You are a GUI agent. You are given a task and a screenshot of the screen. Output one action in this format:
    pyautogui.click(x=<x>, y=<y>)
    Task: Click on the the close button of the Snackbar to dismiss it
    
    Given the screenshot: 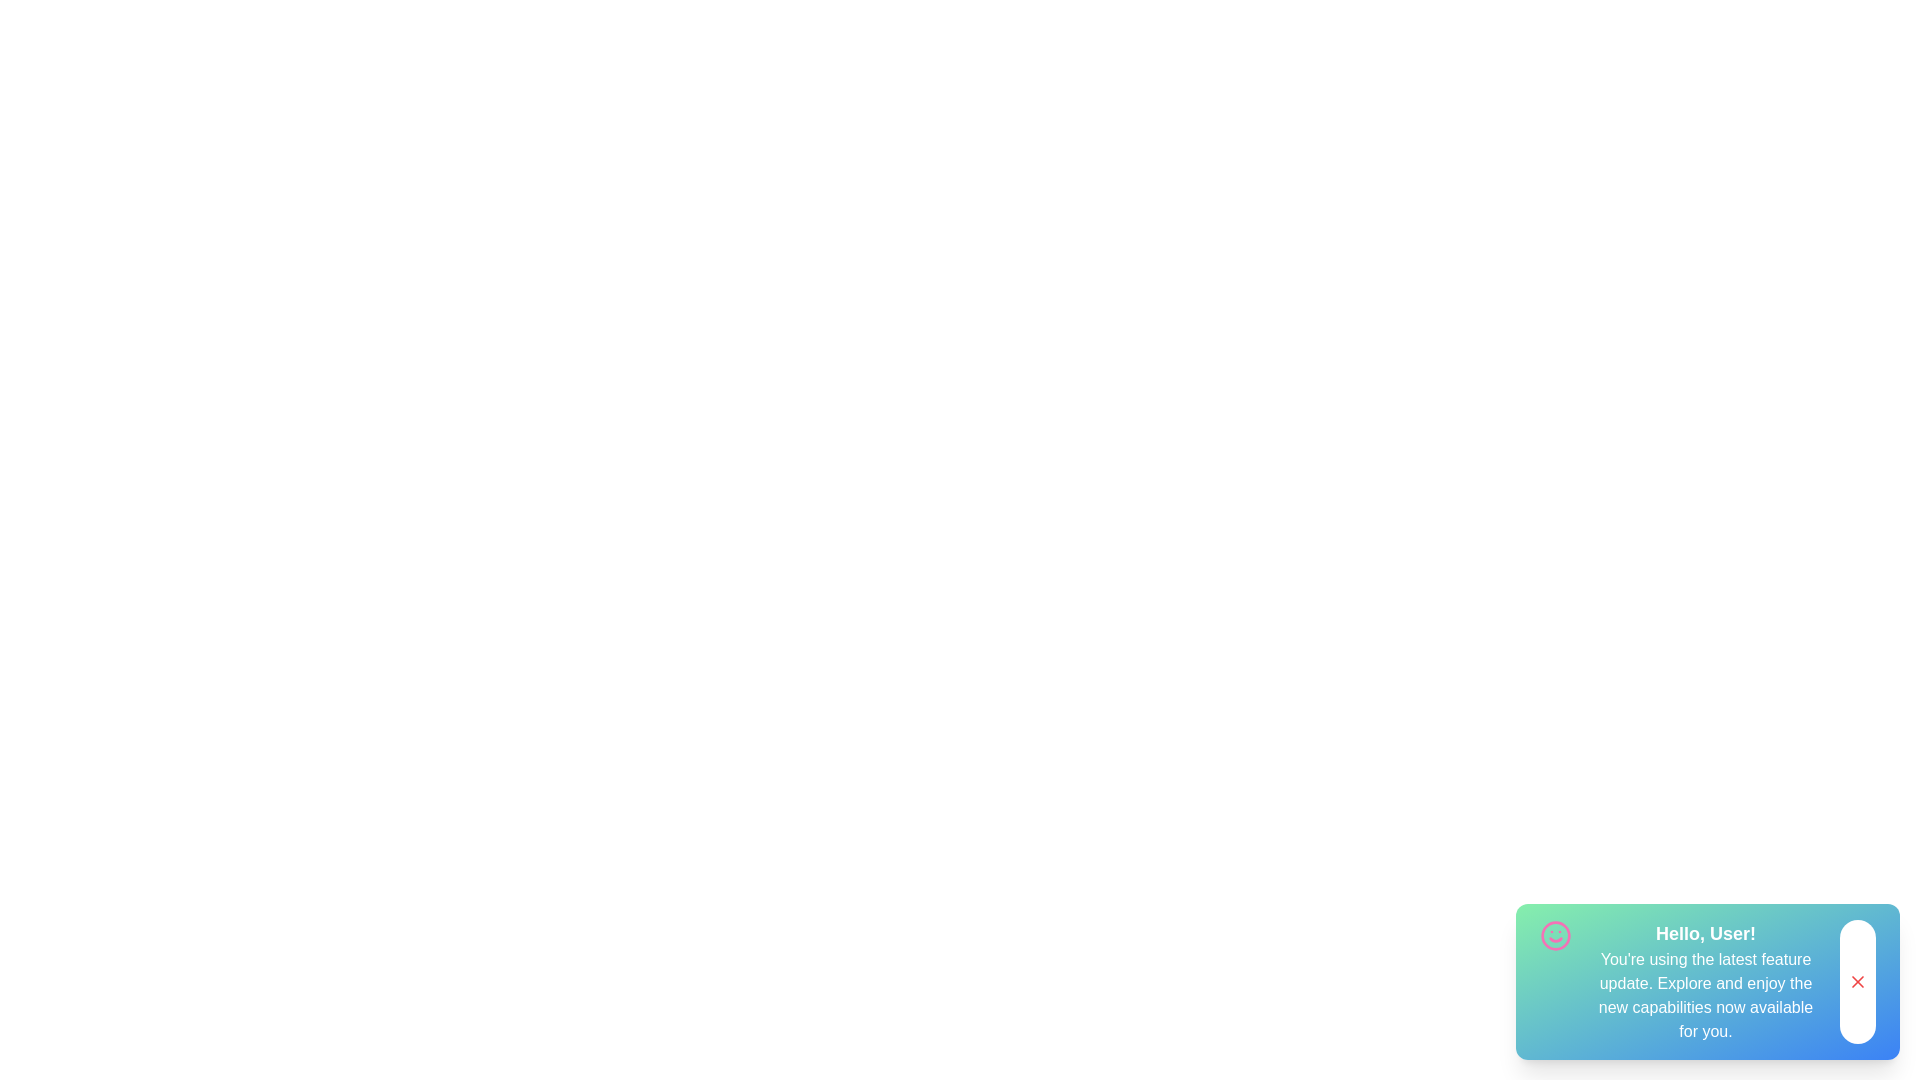 What is the action you would take?
    pyautogui.click(x=1856, y=981)
    